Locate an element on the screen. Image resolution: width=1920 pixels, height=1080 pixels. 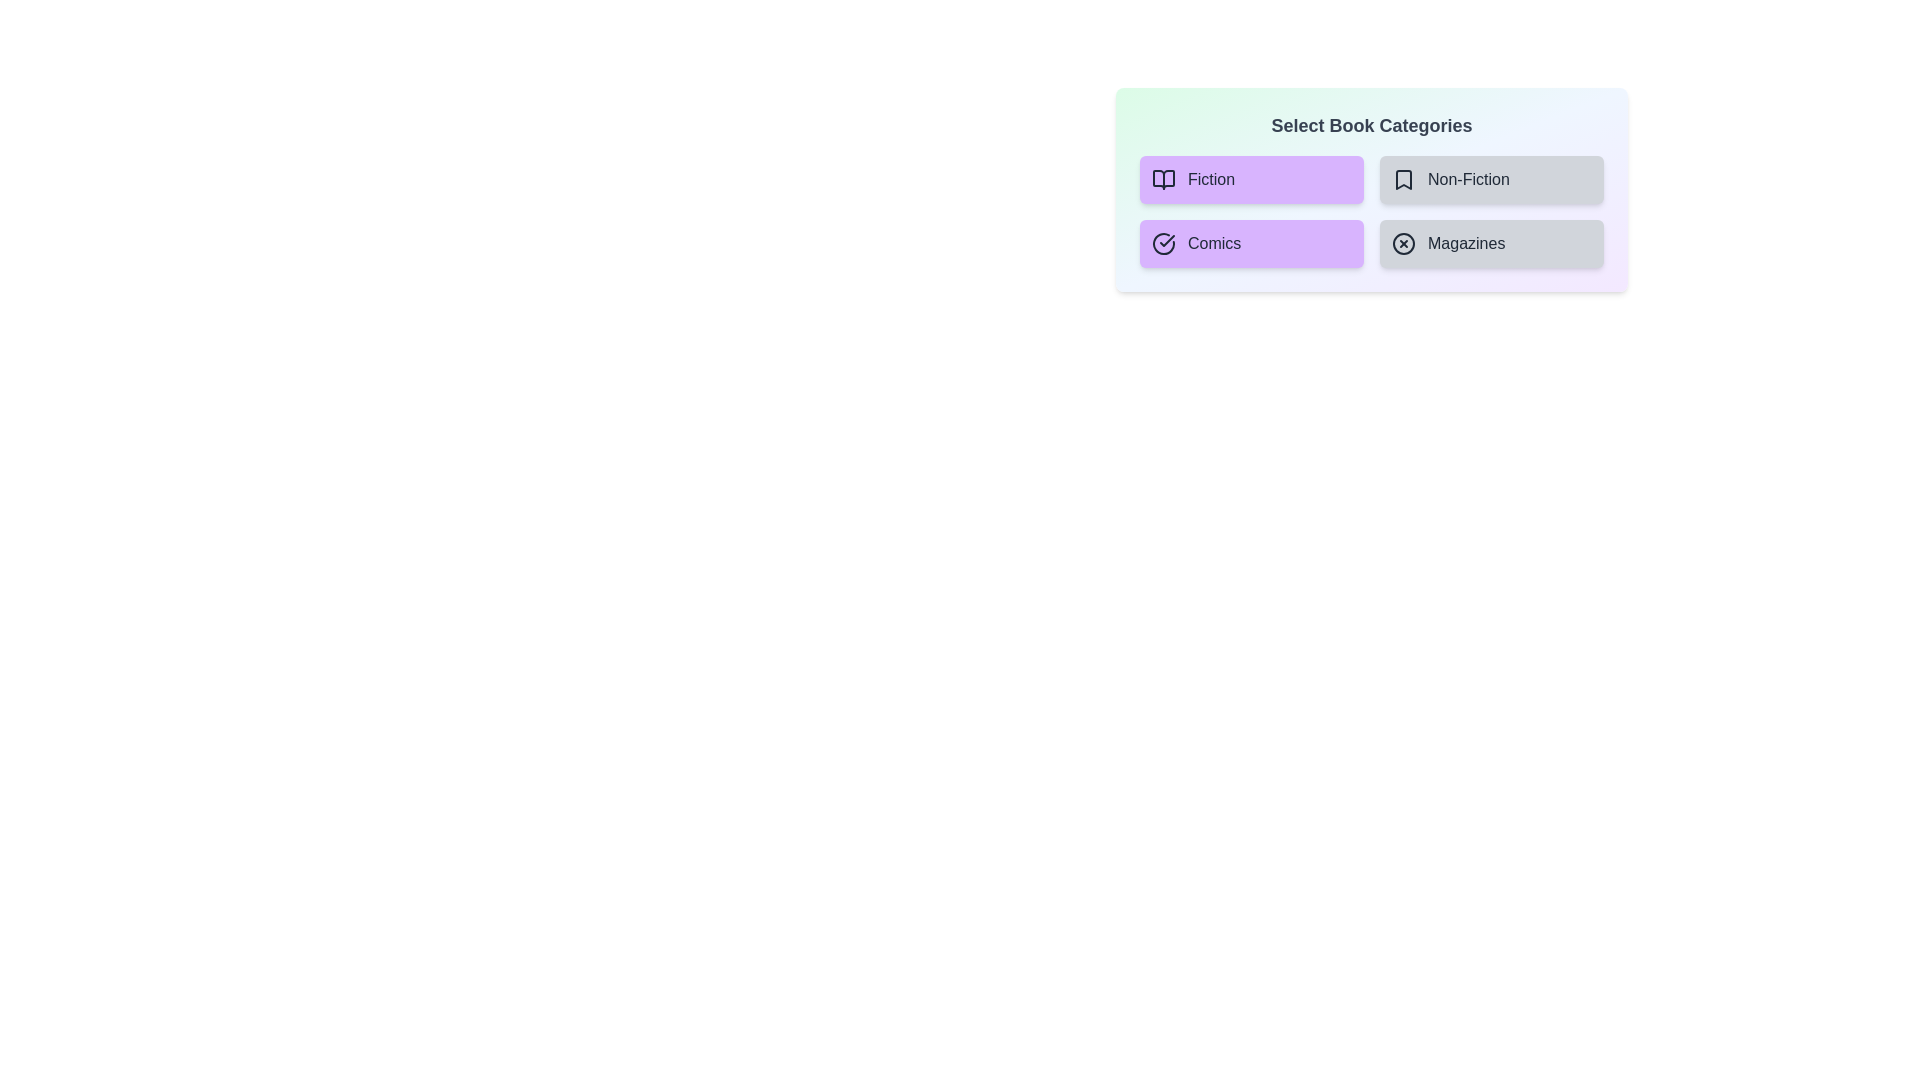
the category Non-Fiction is located at coordinates (1492, 180).